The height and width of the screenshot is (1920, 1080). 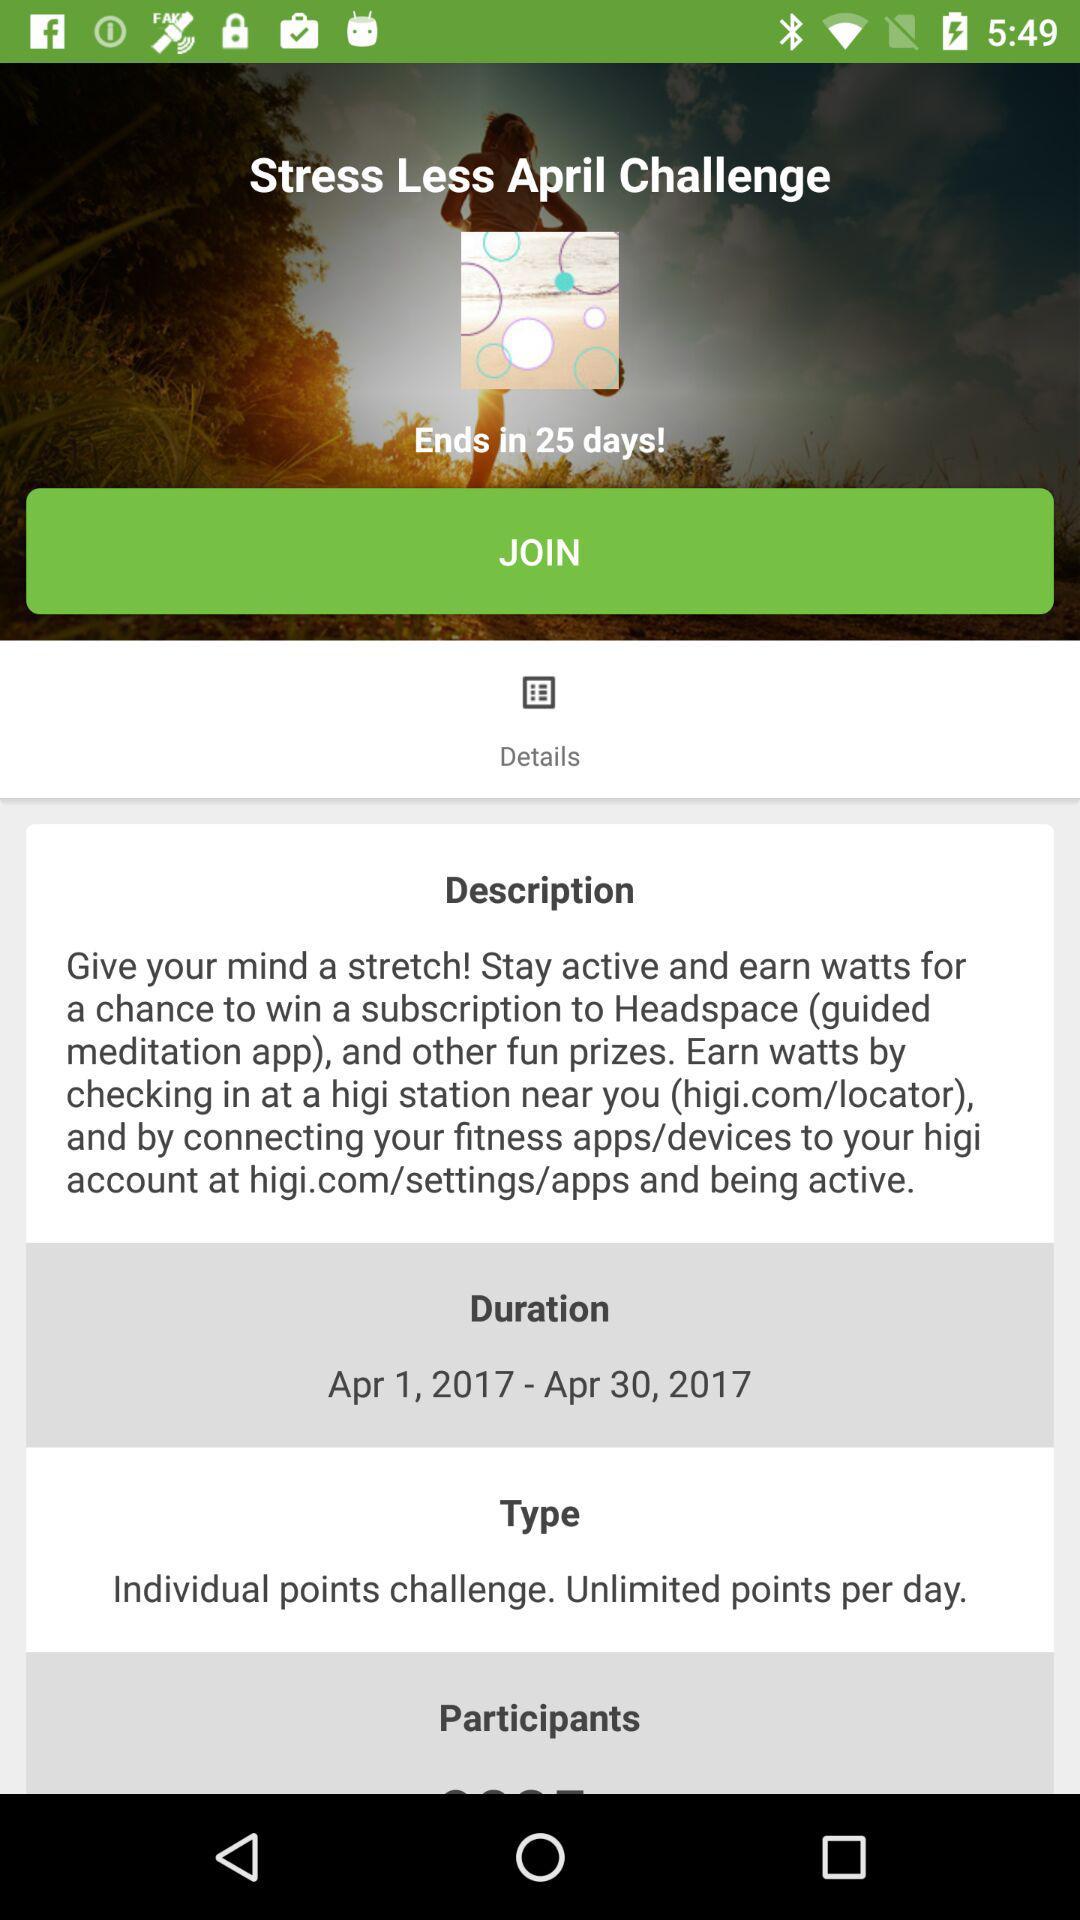 What do you see at coordinates (540, 551) in the screenshot?
I see `join` at bounding box center [540, 551].